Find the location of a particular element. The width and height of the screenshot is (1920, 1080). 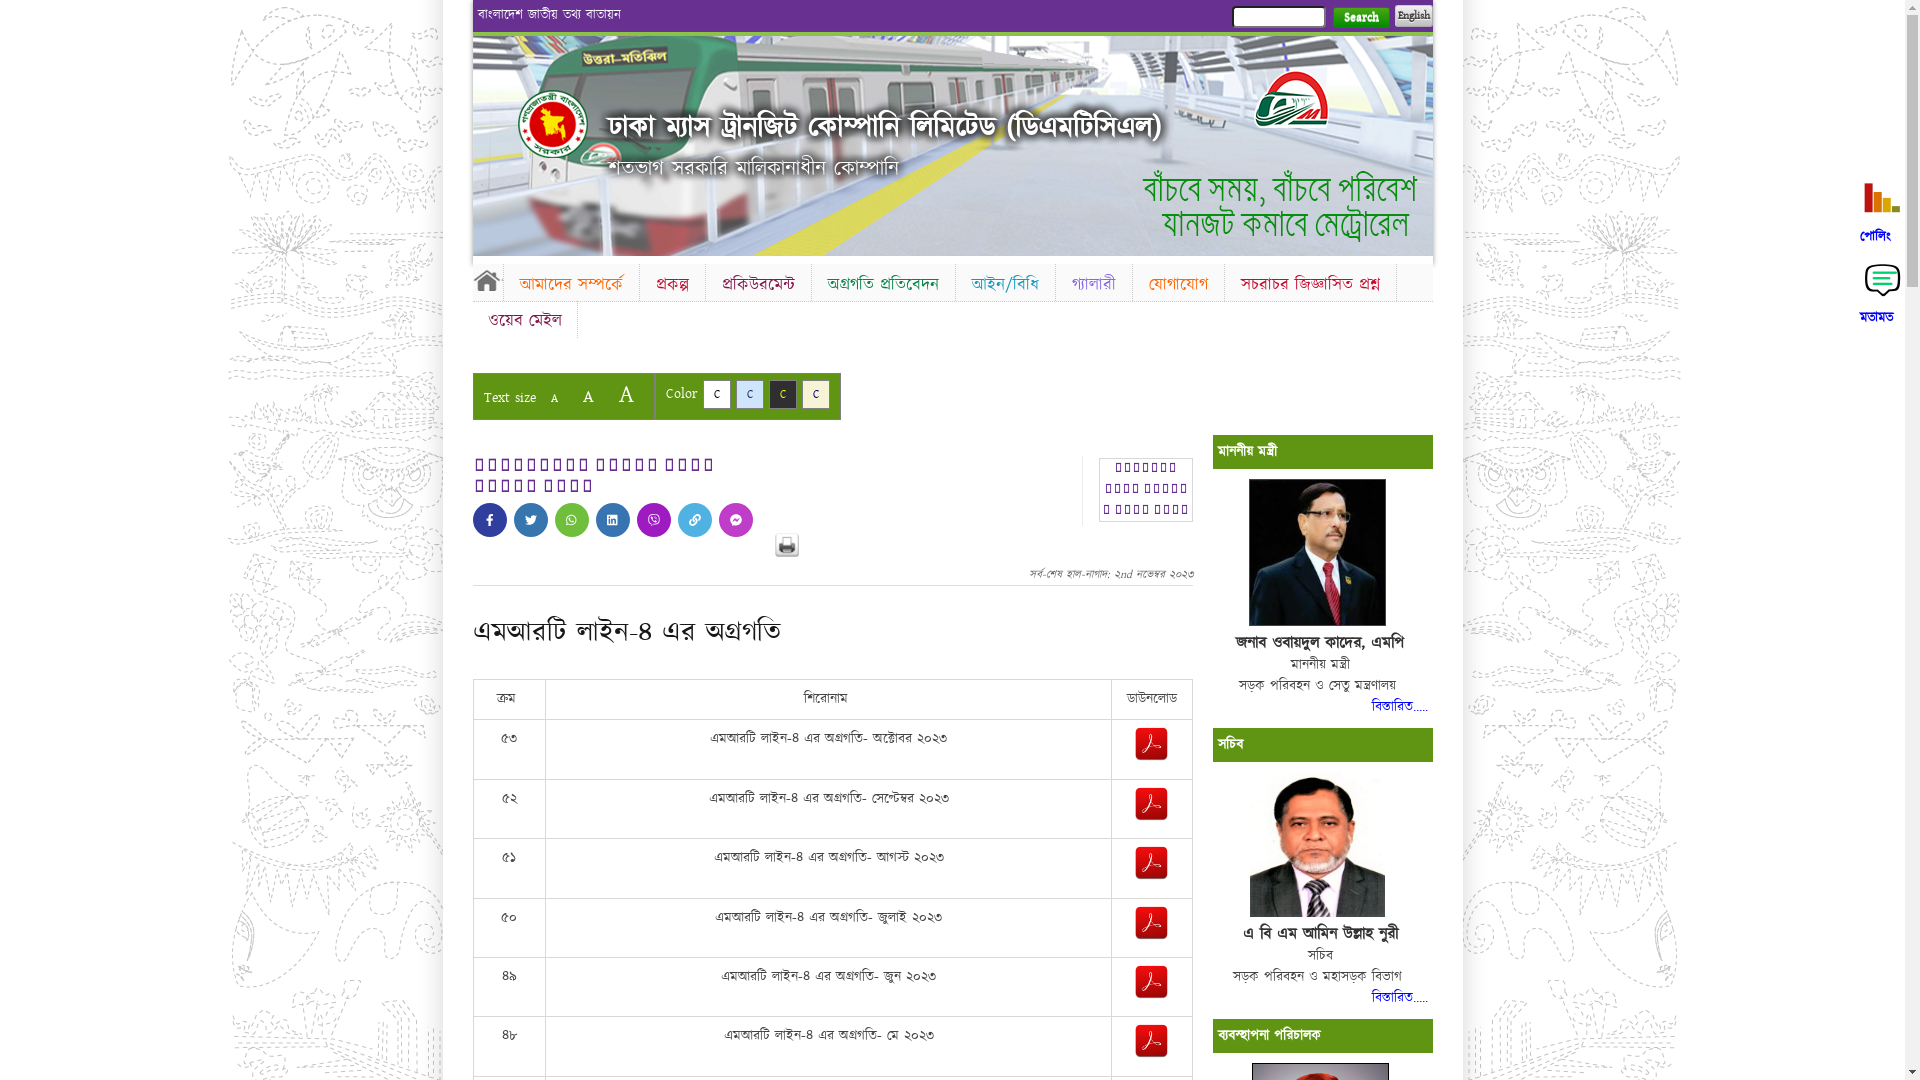

'C' is located at coordinates (748, 394).